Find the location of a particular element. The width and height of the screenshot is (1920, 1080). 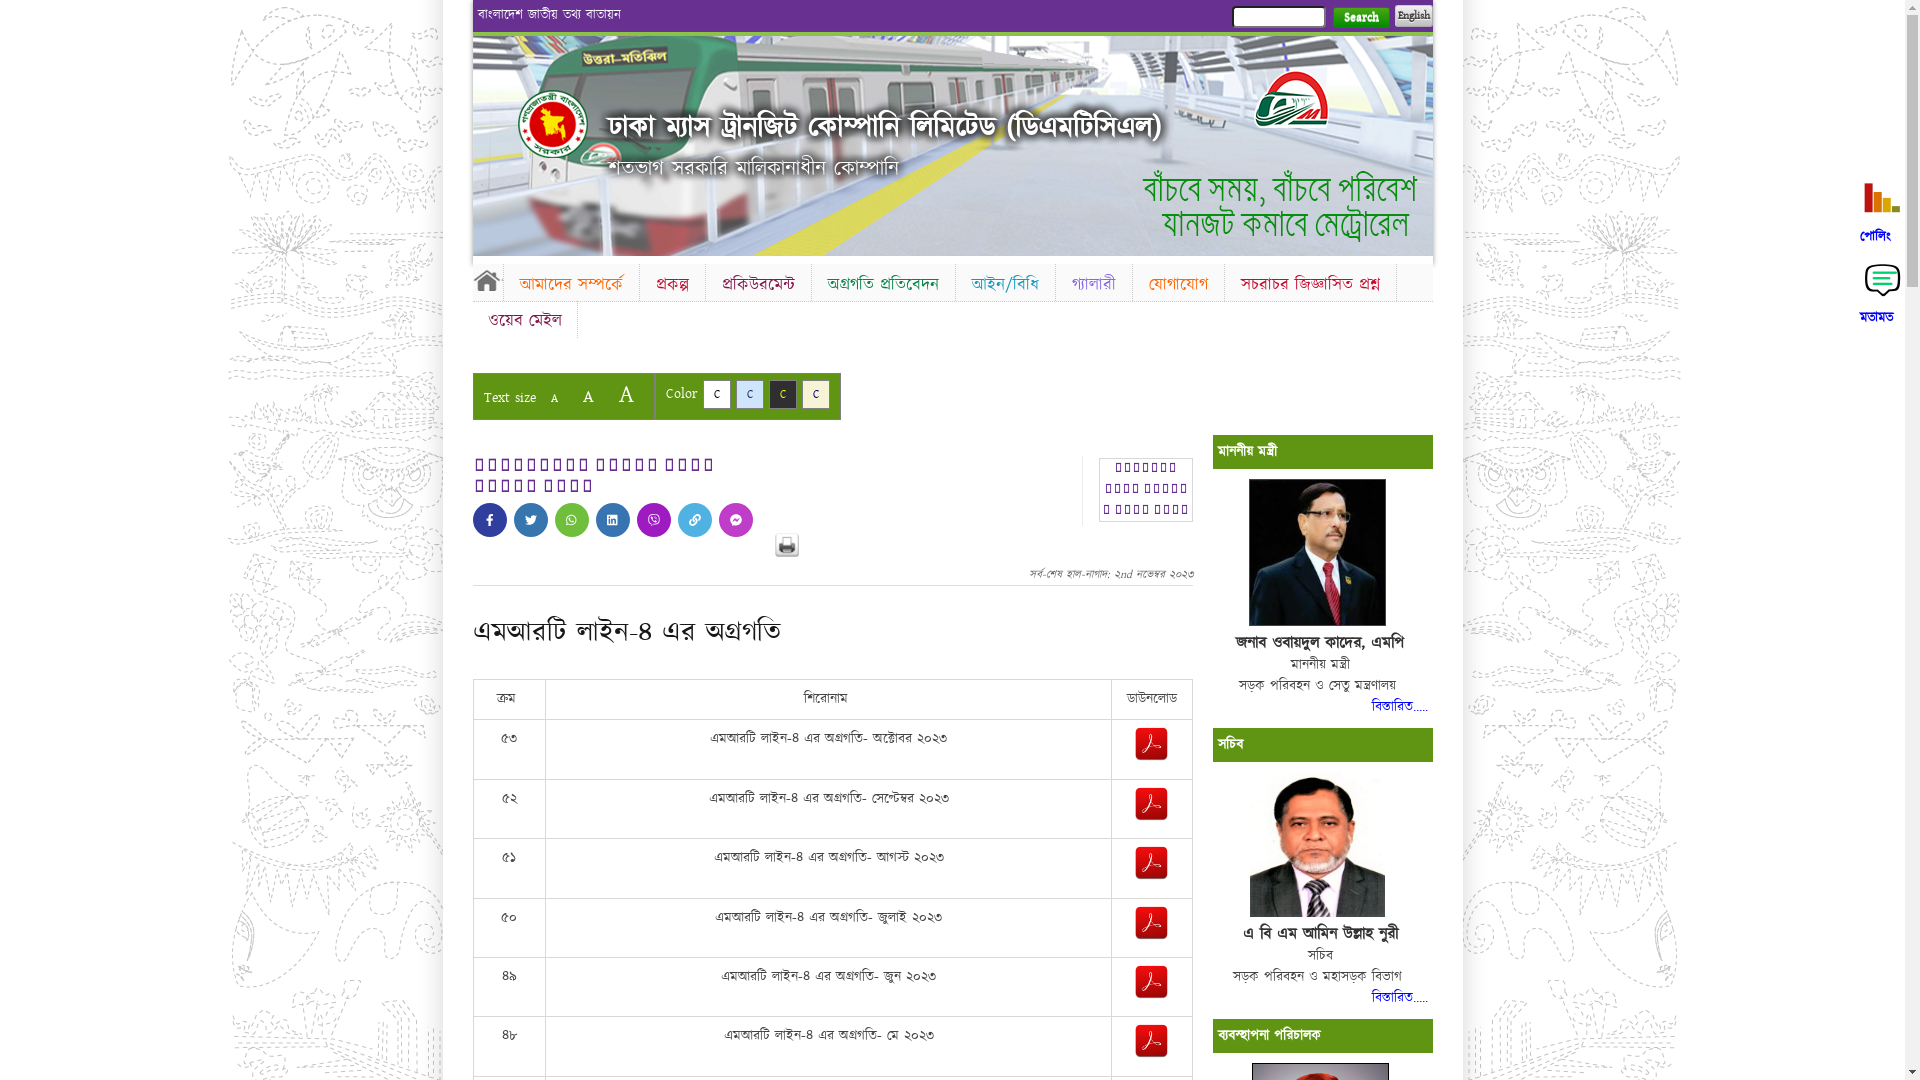

'C' is located at coordinates (748, 394).